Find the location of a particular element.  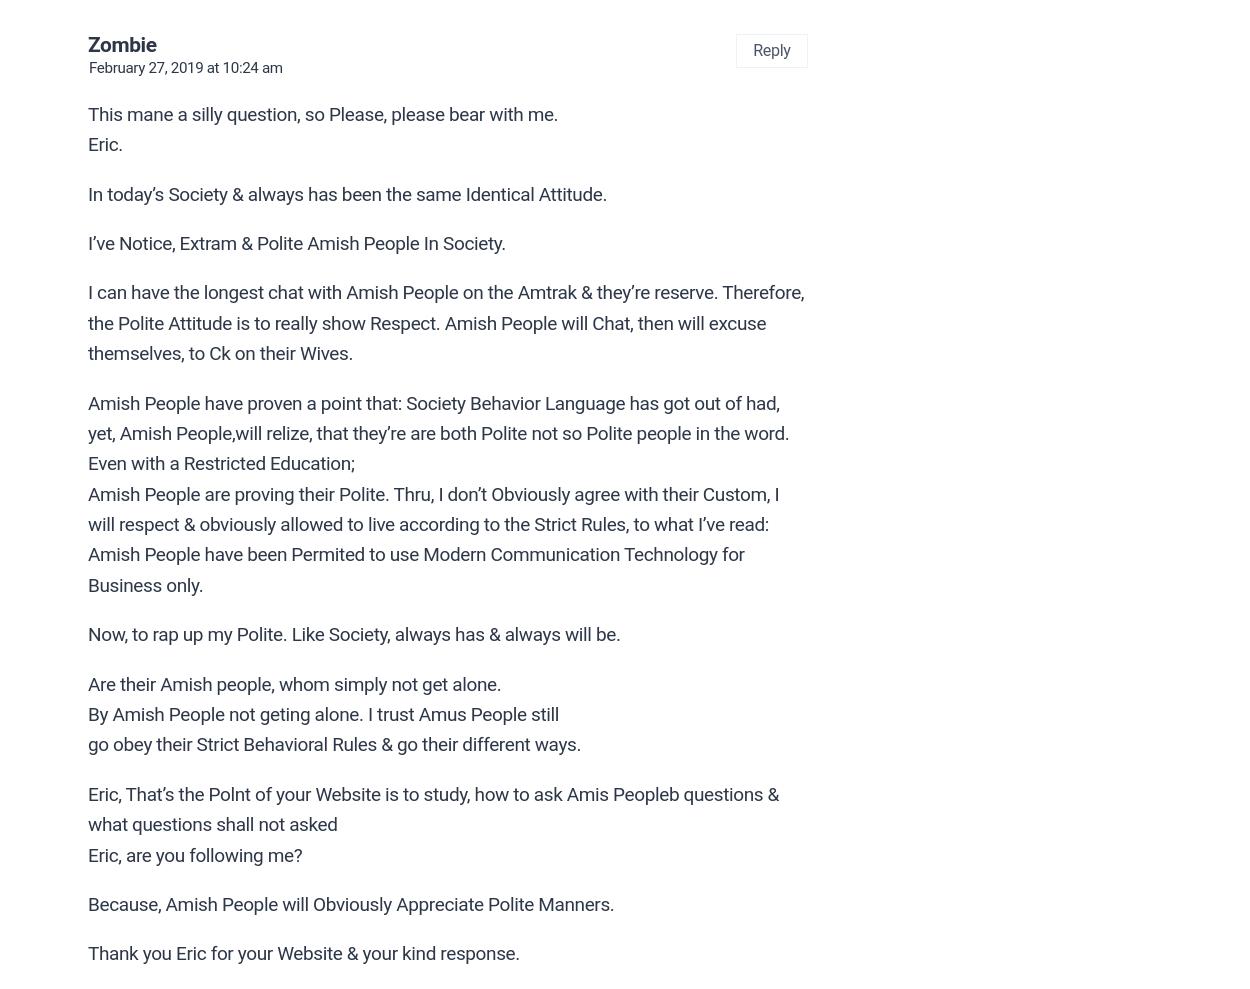

'This mane a silly question, so Please, please bear with me.' is located at coordinates (322, 112).